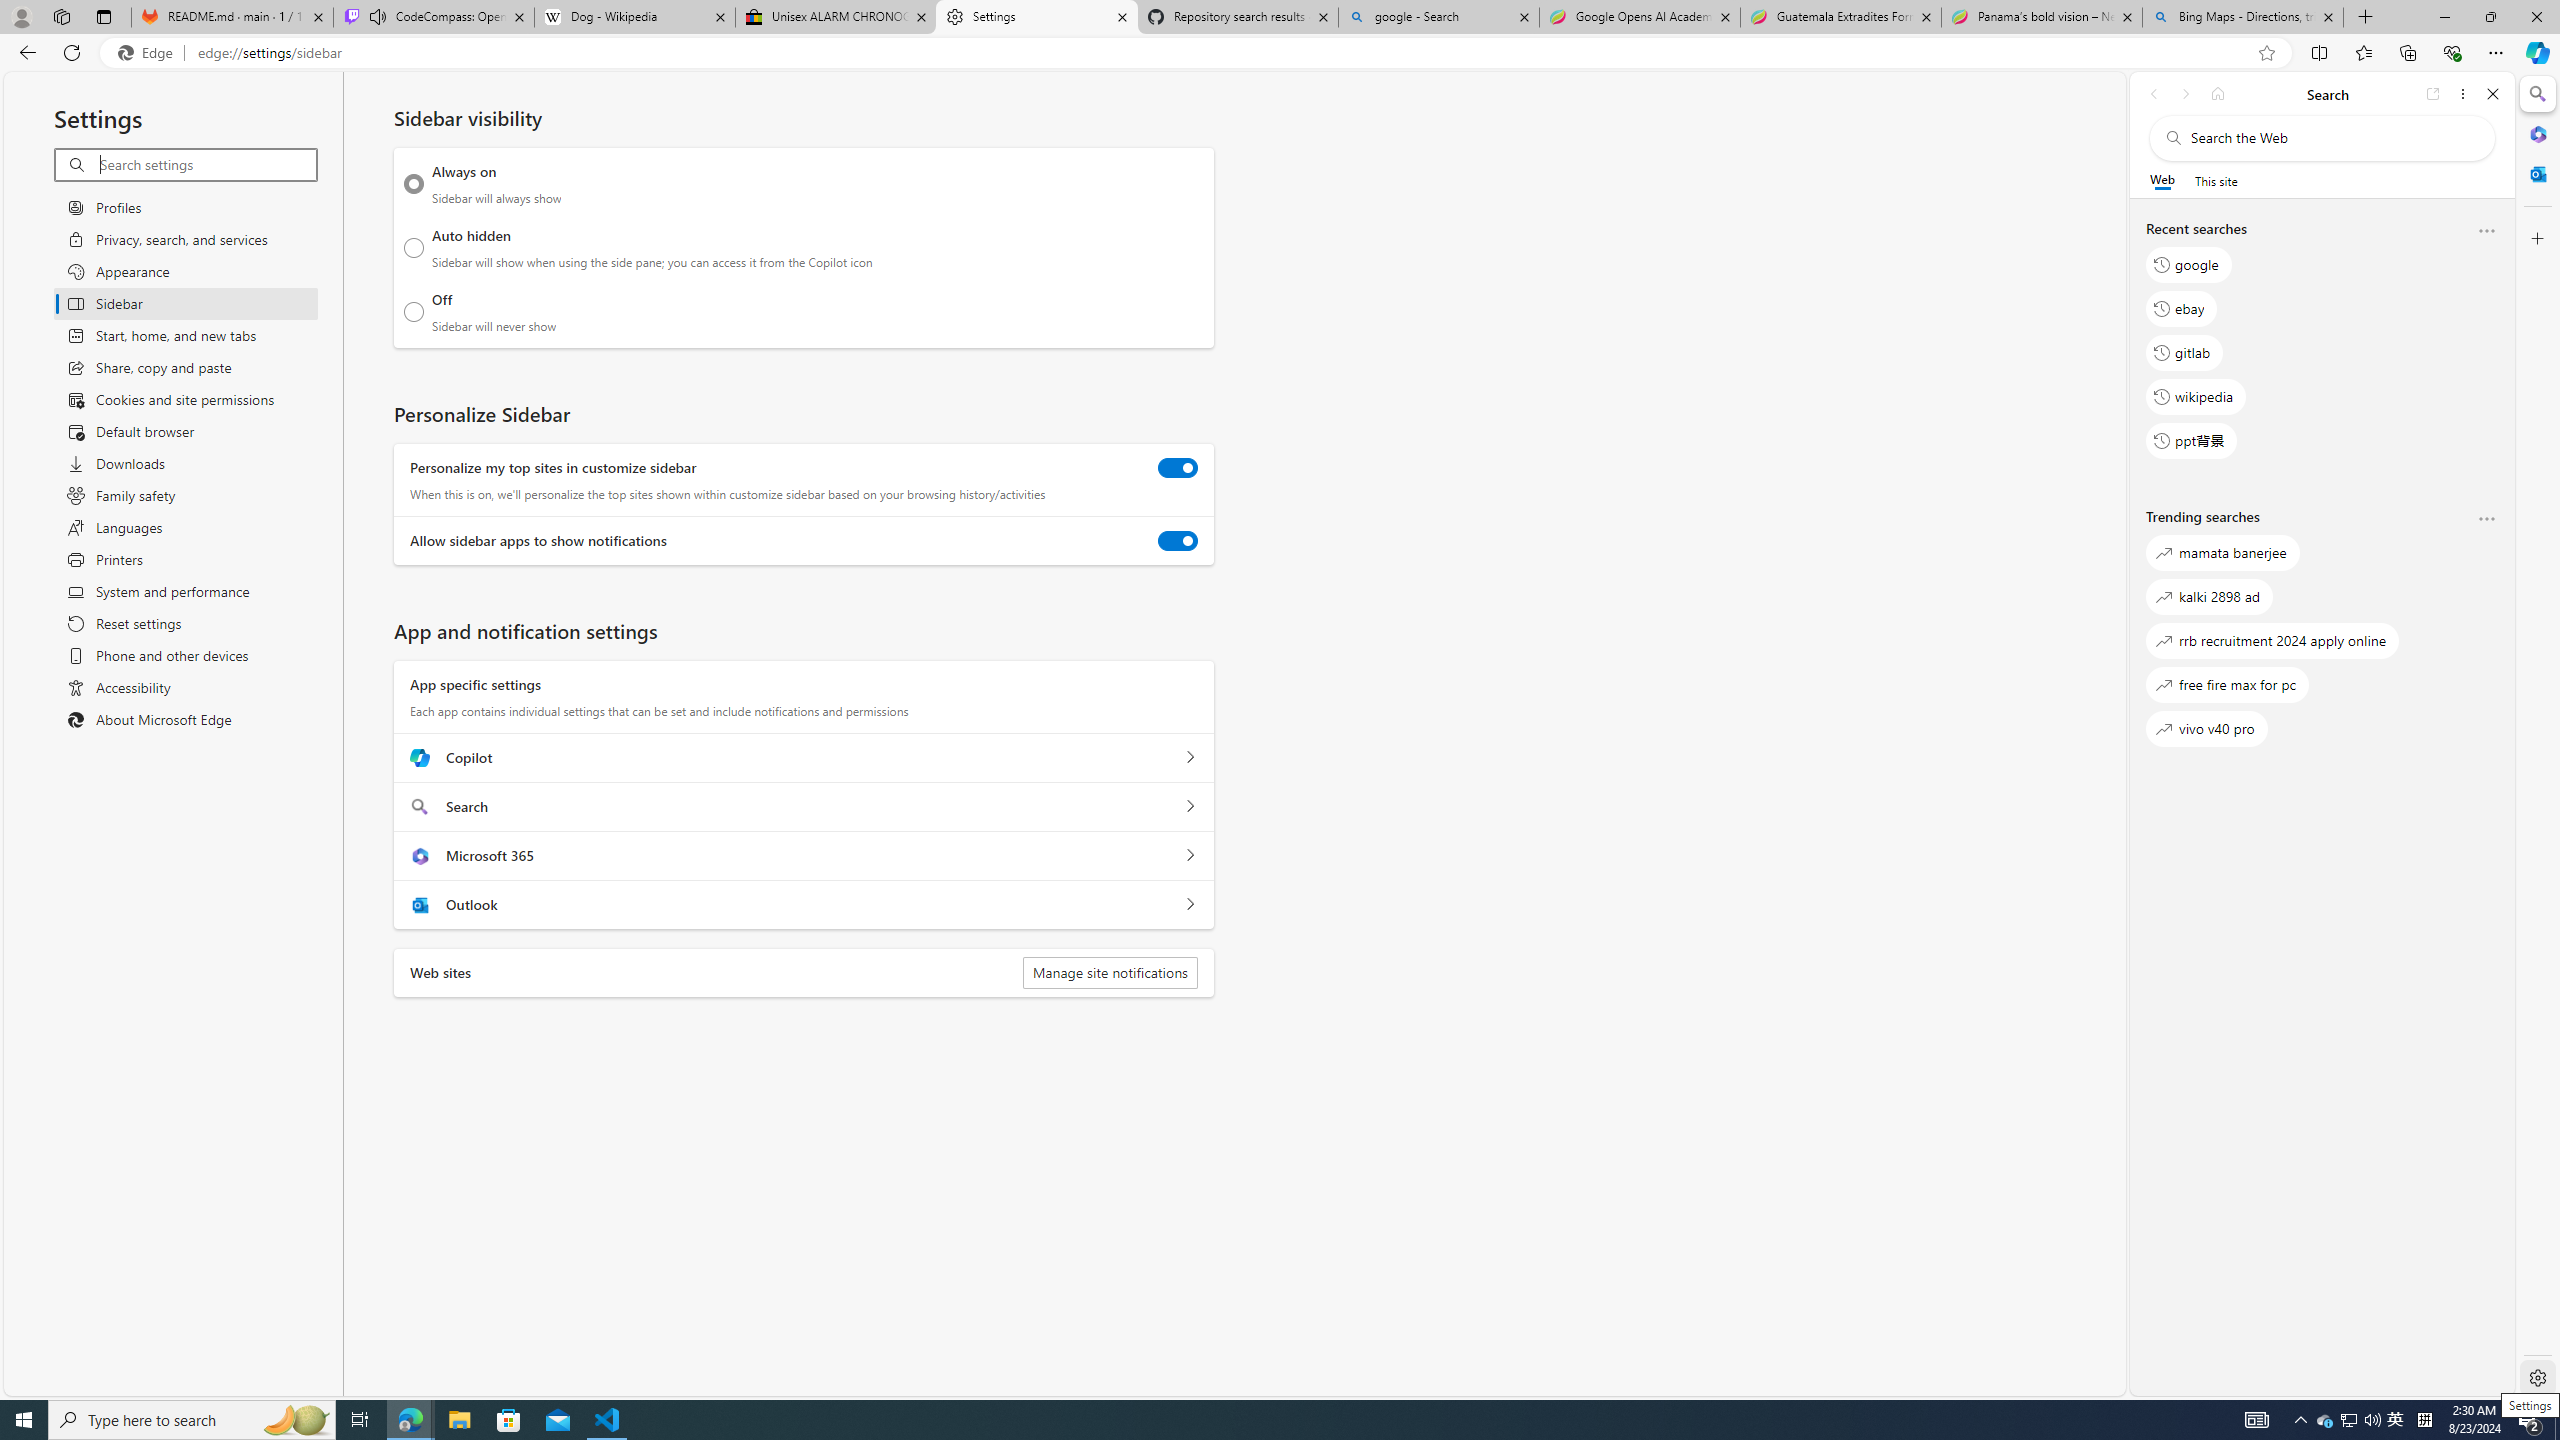 This screenshot has width=2560, height=1440. Describe the element at coordinates (207, 164) in the screenshot. I see `'Search settings'` at that location.